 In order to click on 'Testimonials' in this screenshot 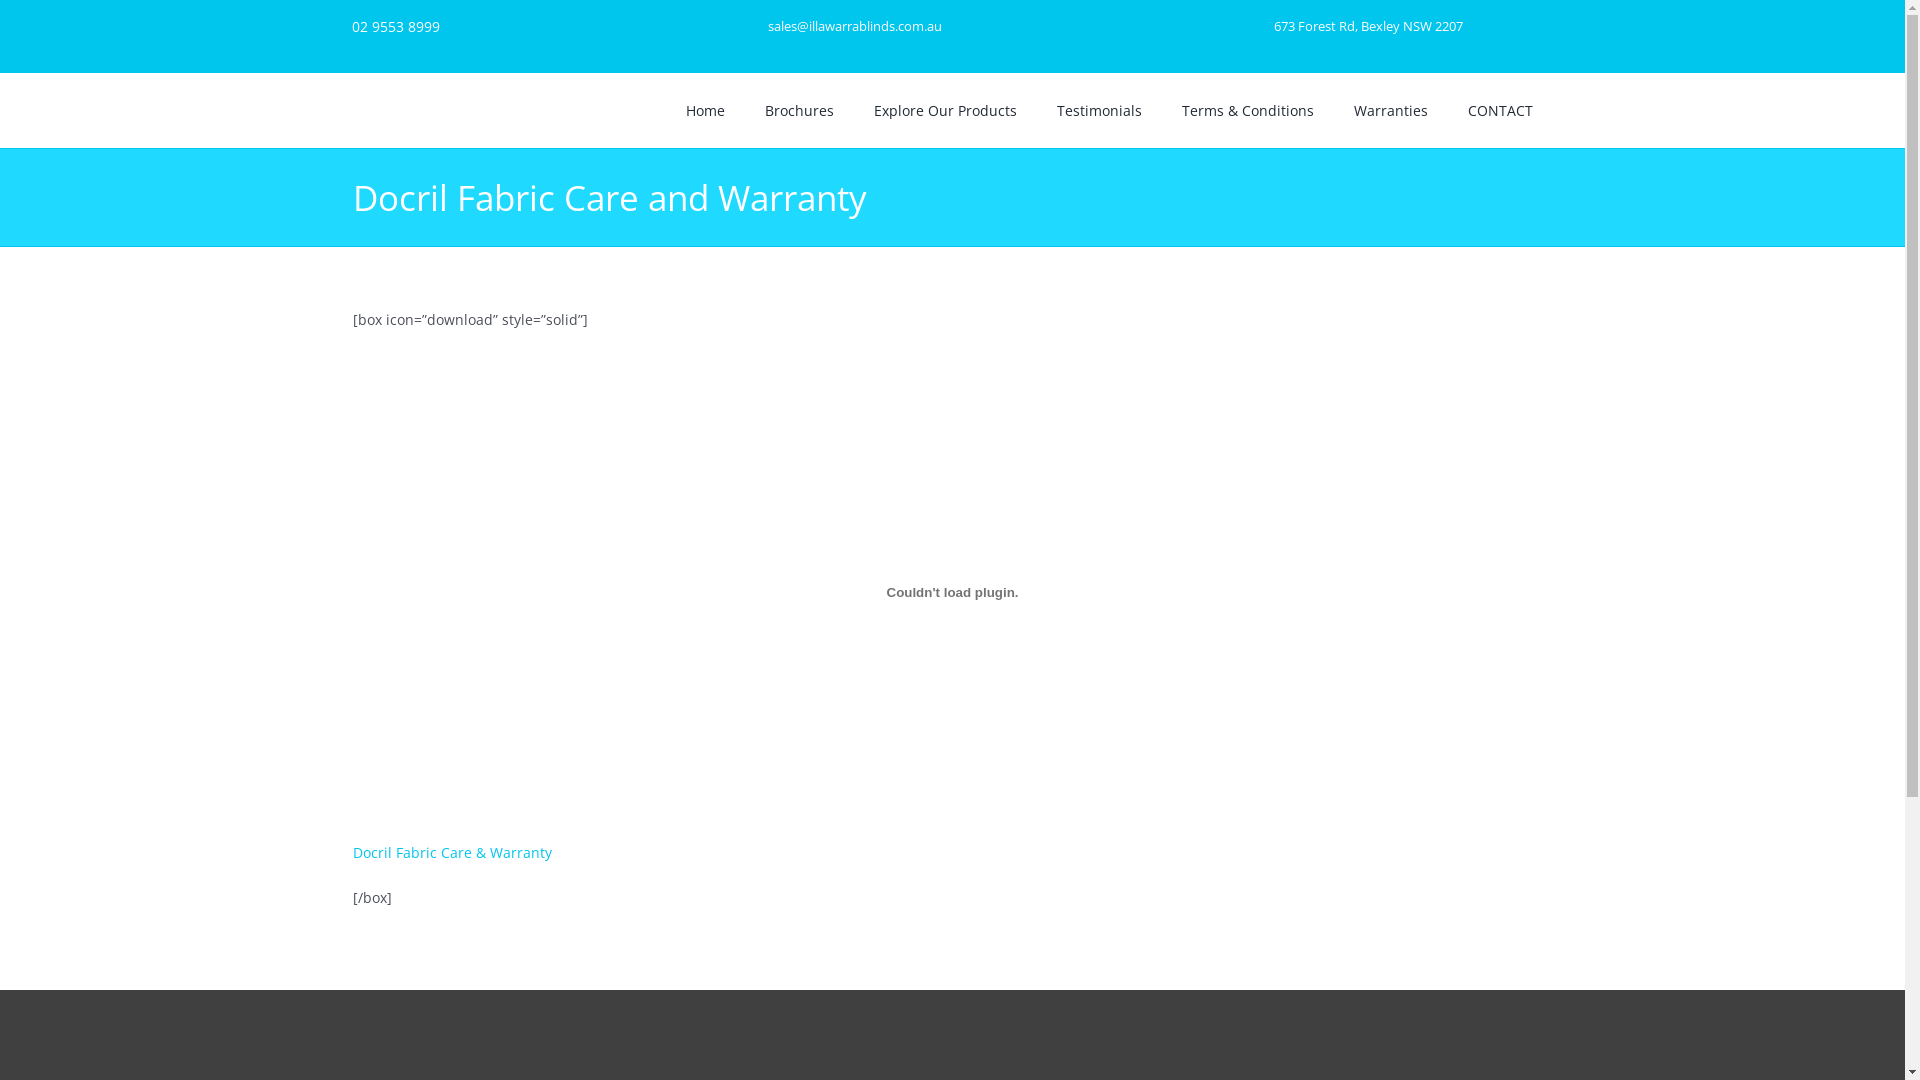, I will do `click(1098, 110)`.